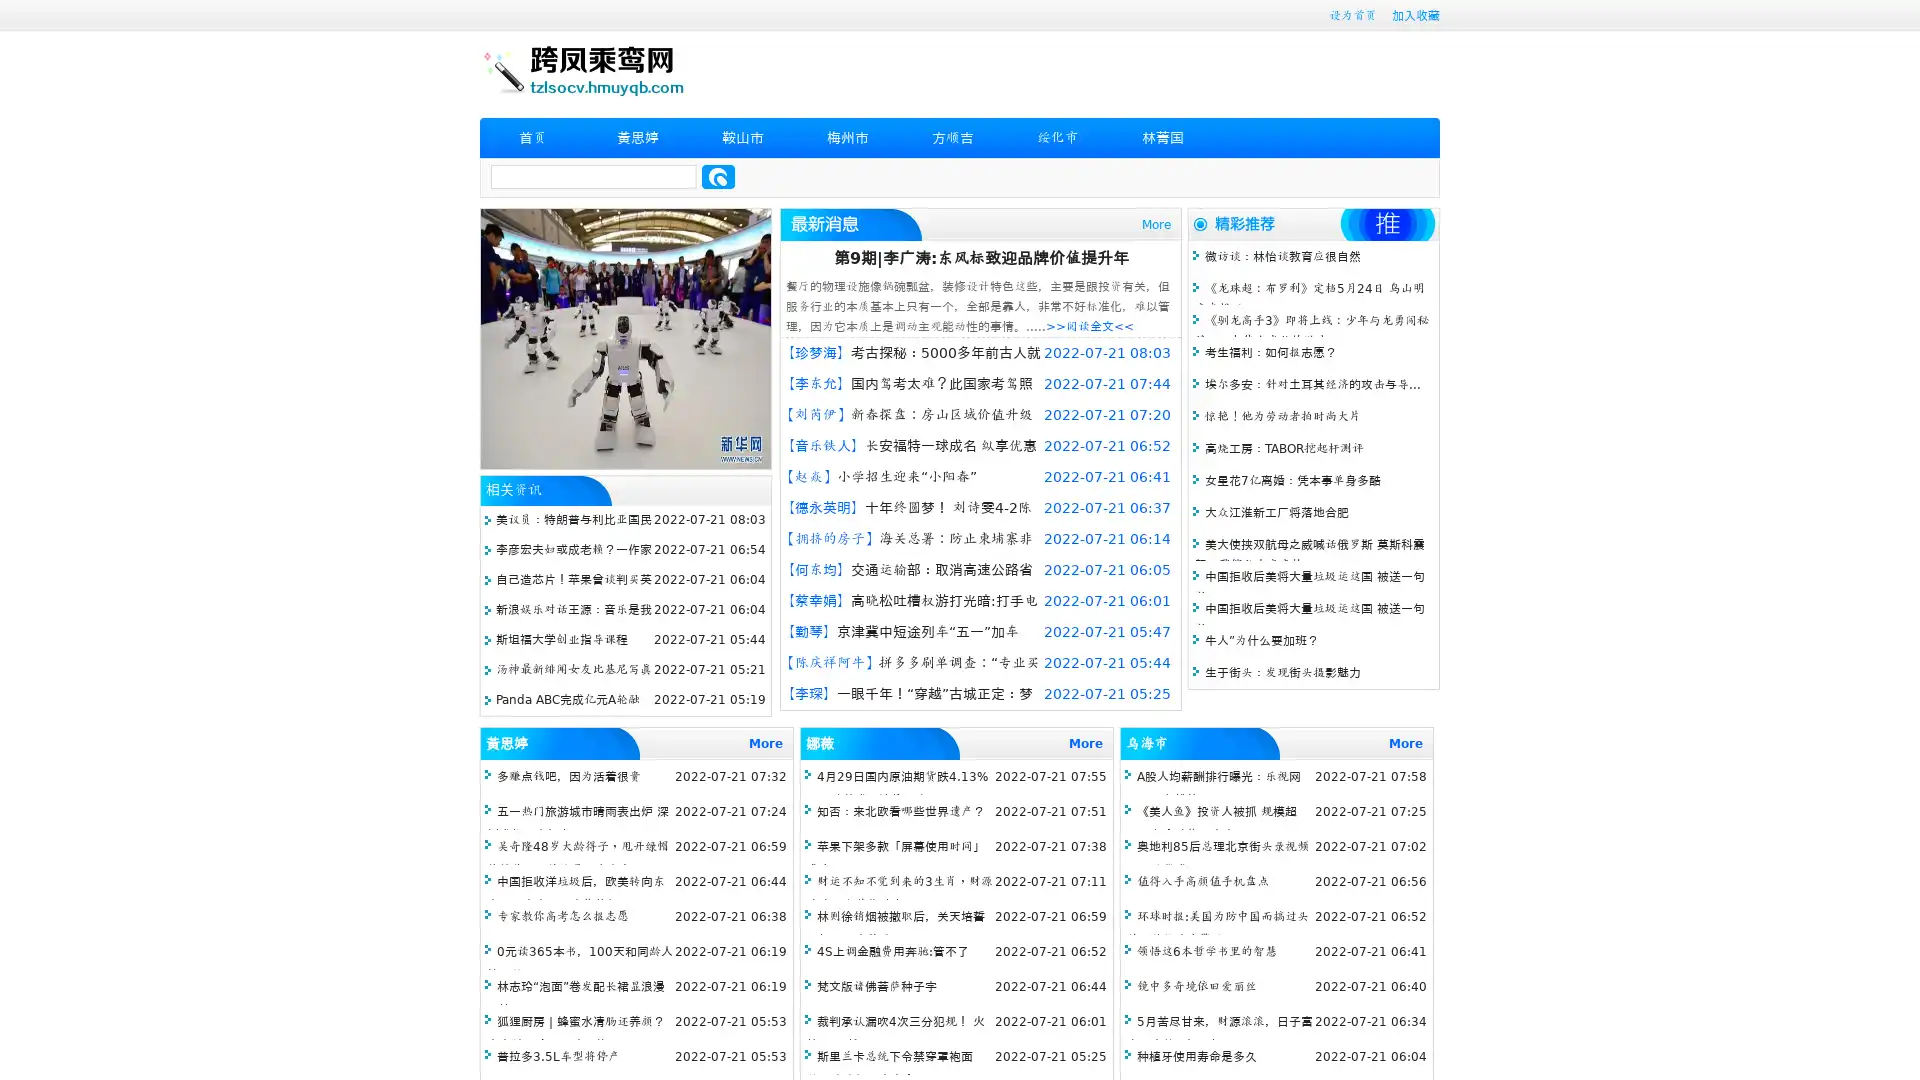 Image resolution: width=1920 pixels, height=1080 pixels. Describe the element at coordinates (718, 176) in the screenshot. I see `Search` at that location.